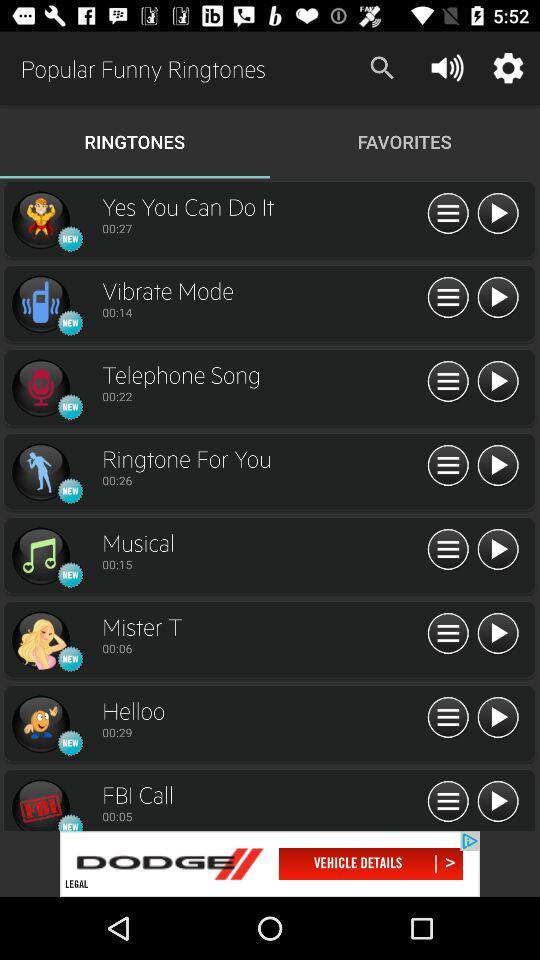 This screenshot has height=960, width=540. Describe the element at coordinates (40, 639) in the screenshot. I see `mister t avatar` at that location.